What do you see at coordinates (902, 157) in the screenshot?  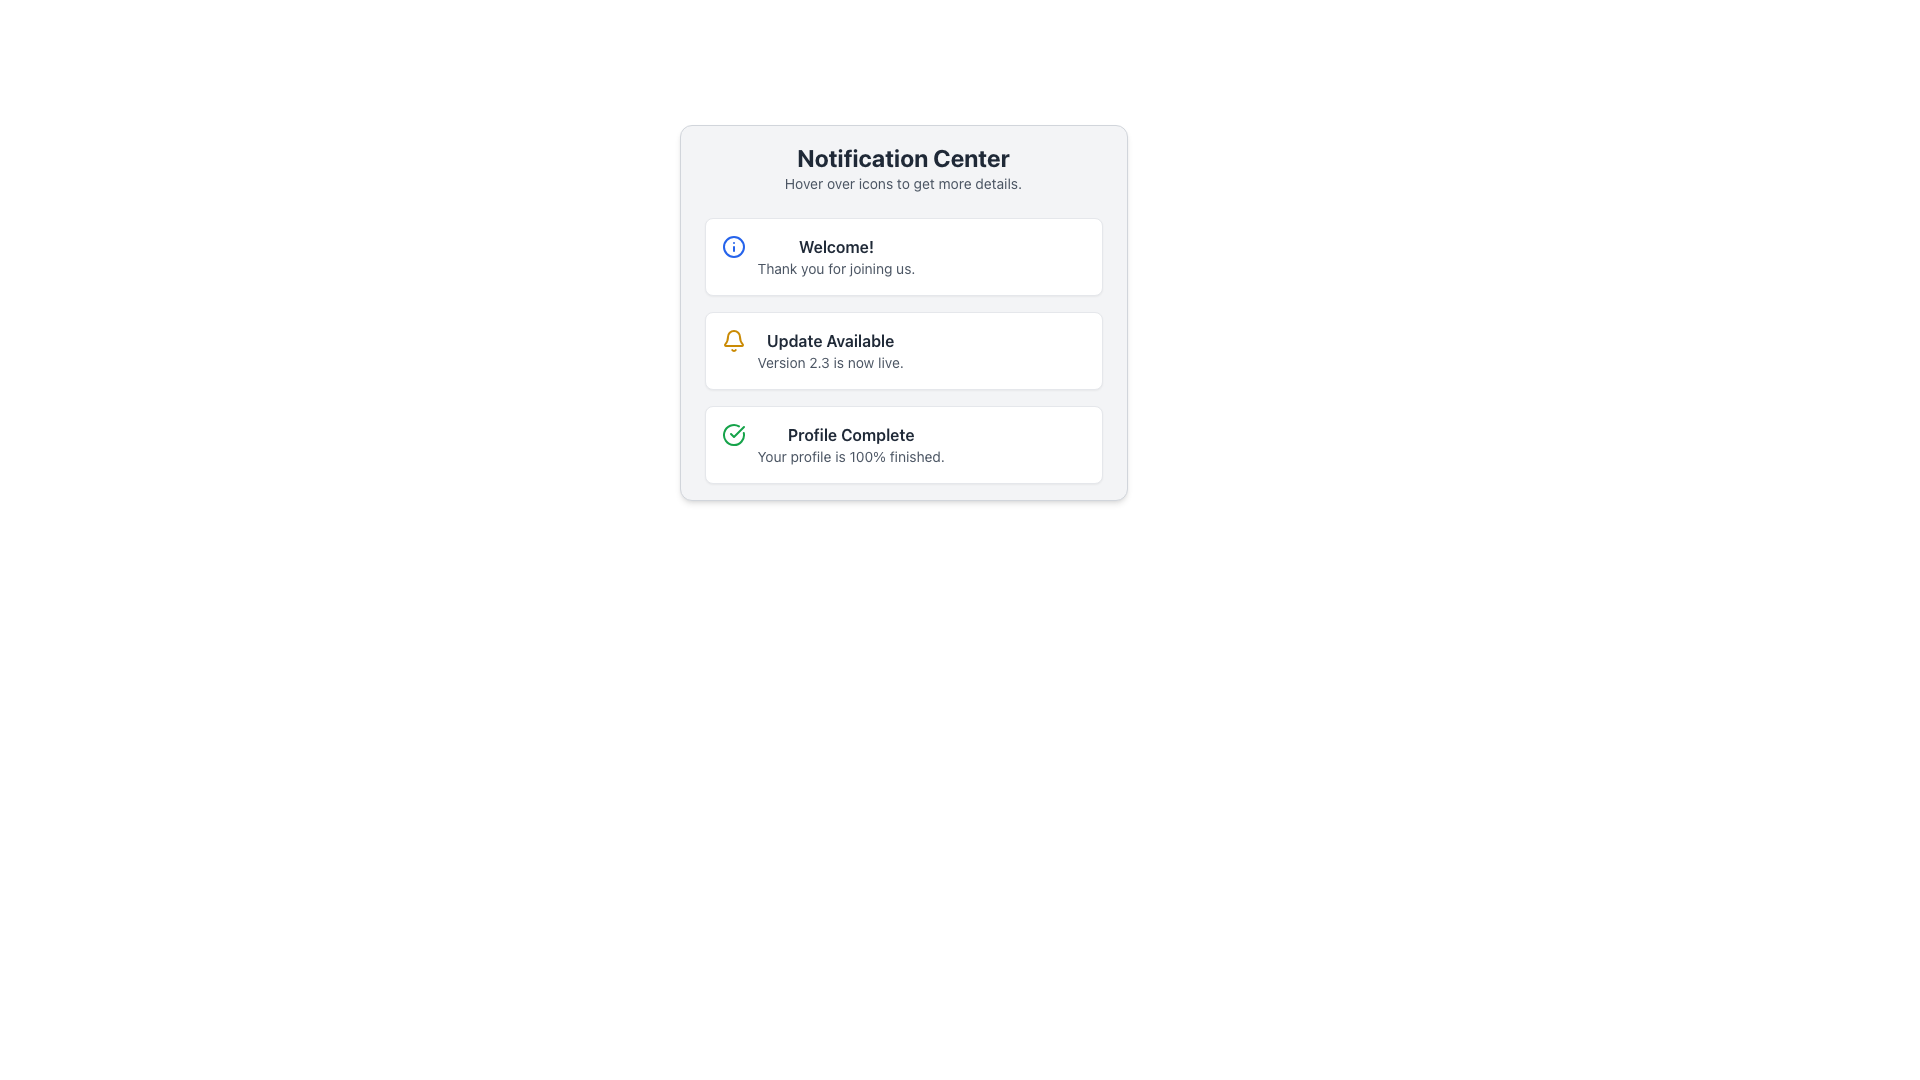 I see `the prominent heading text 'Notification Center', which is styled in bold and dark color, positioned at the top of the section above smaller informational text` at bounding box center [902, 157].